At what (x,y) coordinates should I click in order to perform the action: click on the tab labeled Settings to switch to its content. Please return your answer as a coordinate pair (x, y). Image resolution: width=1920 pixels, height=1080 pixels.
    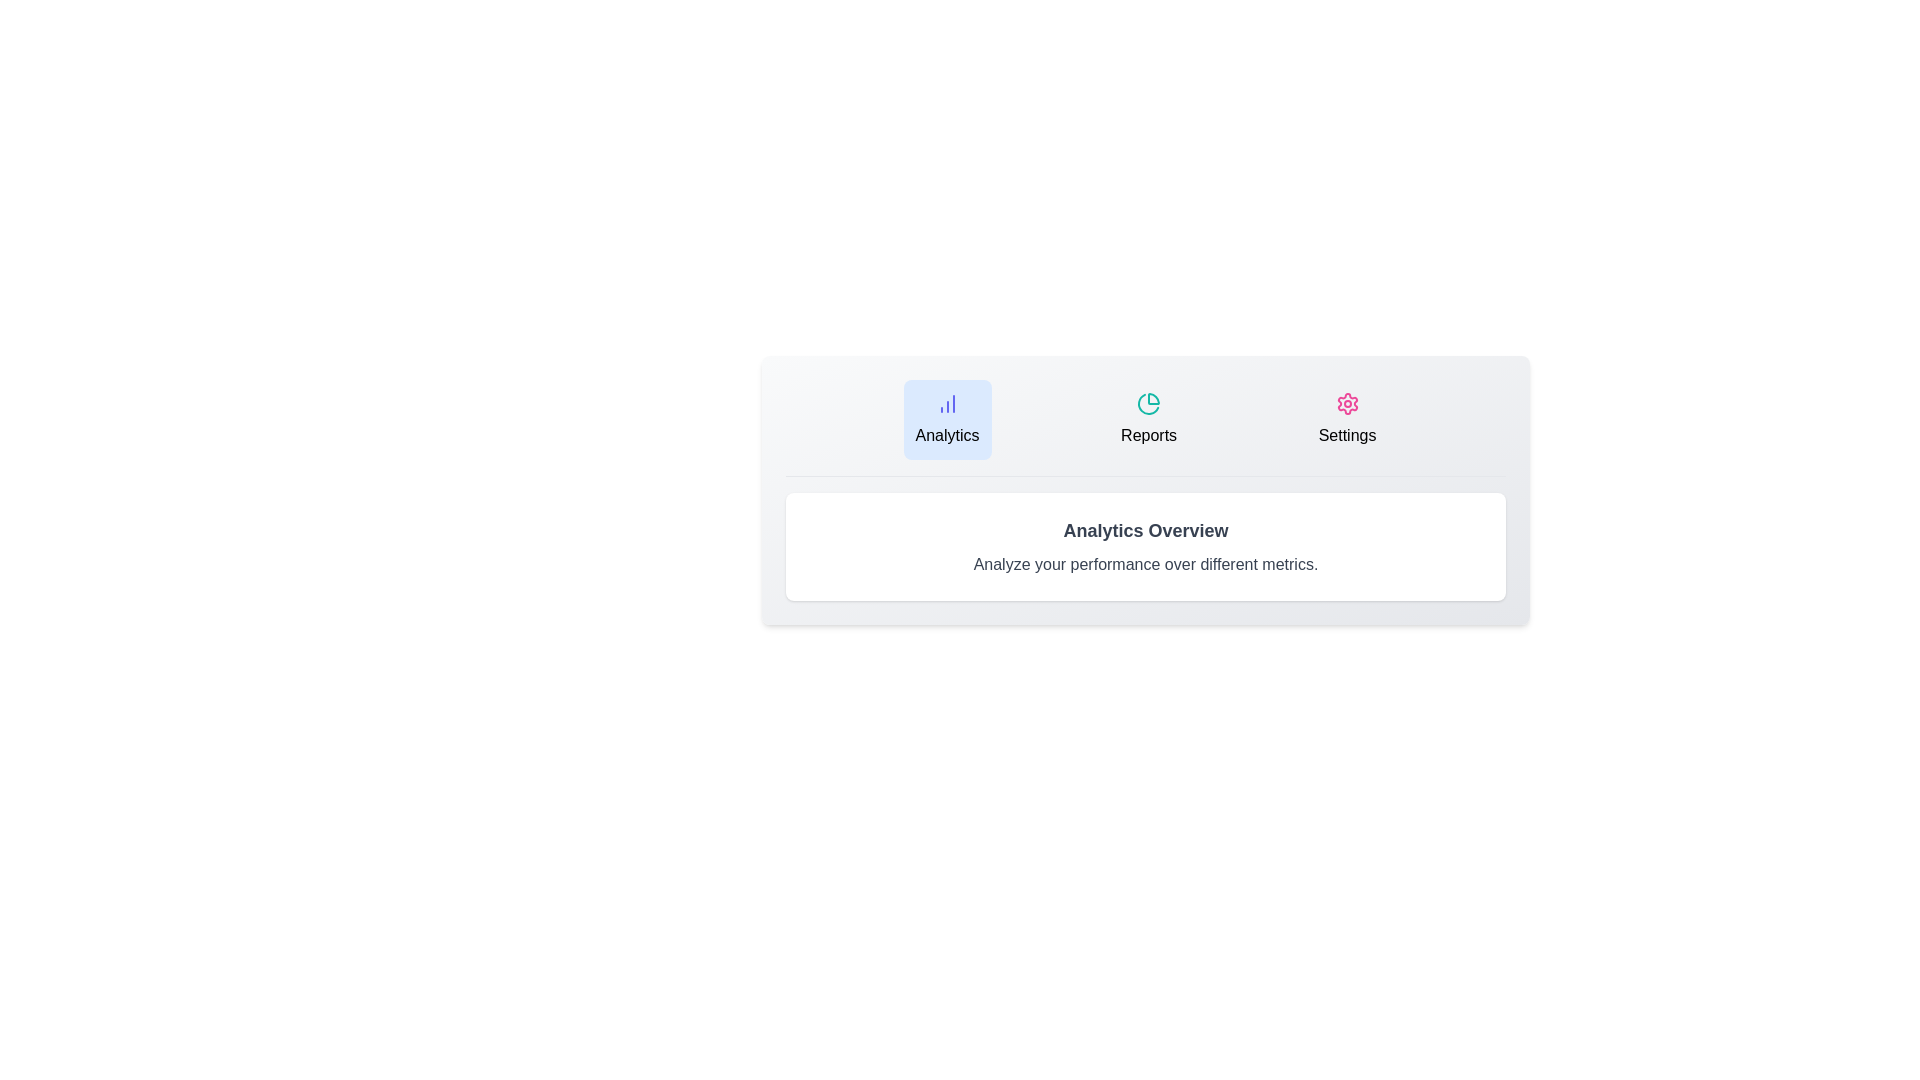
    Looking at the image, I should click on (1347, 419).